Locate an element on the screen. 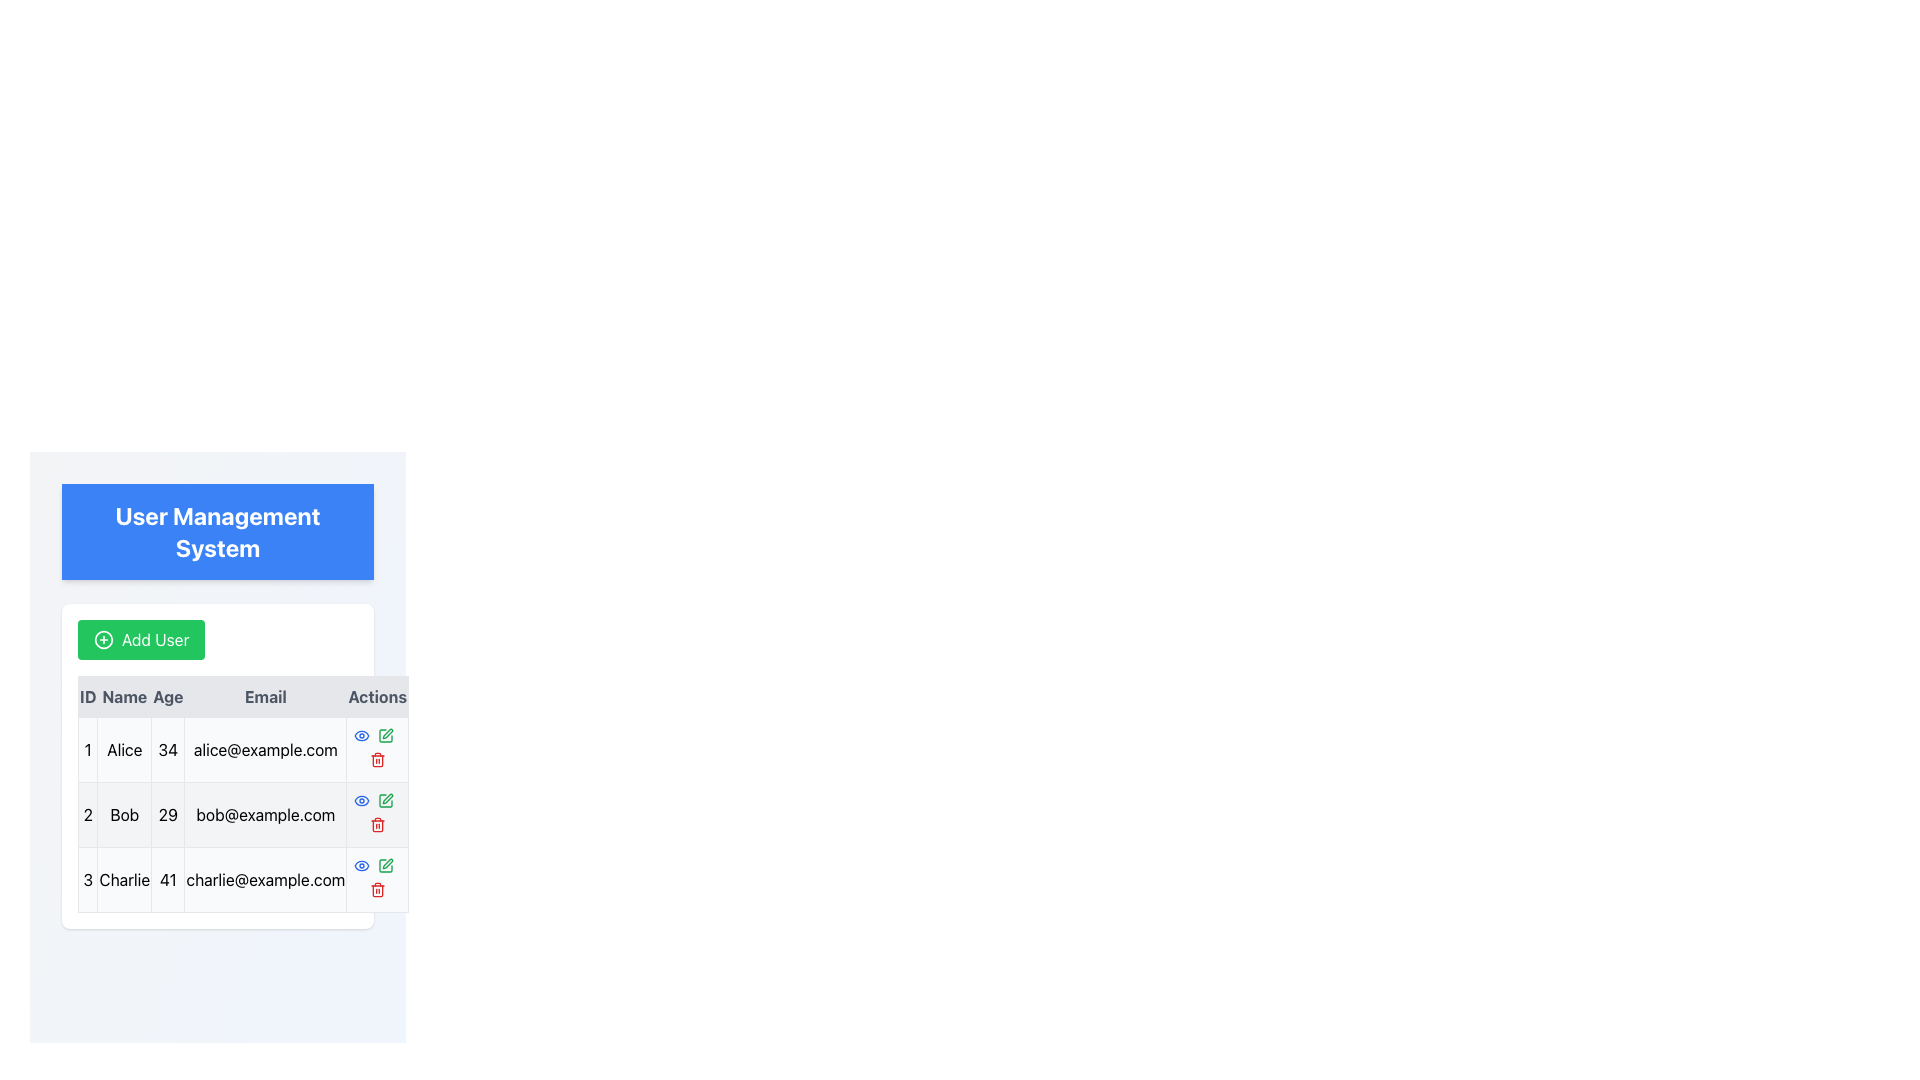 The image size is (1920, 1080). the informational text displaying the email address associated with the user 'Bob', located under the 'Email' header in the second row and fourth column of the table is located at coordinates (264, 814).